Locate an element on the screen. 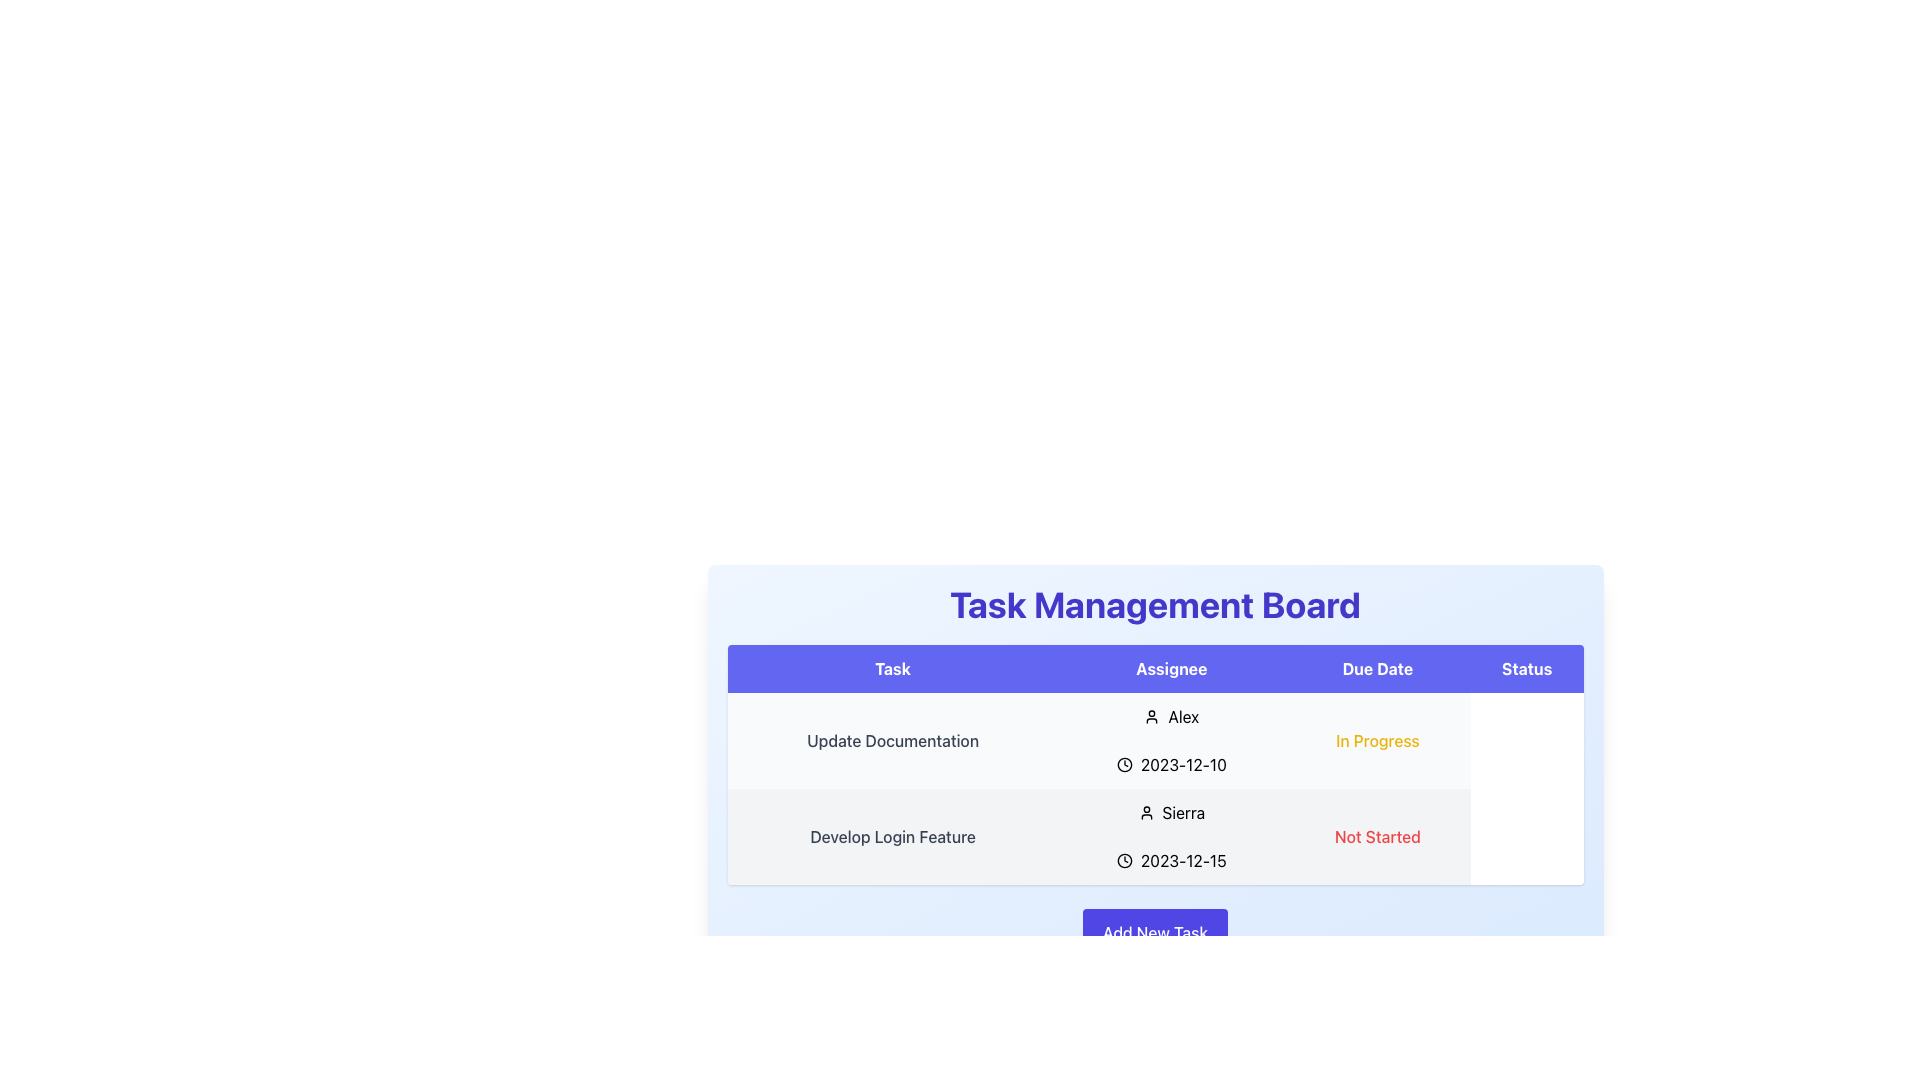 This screenshot has height=1080, width=1920. the second row of the task management data table to view details of the task, which includes task name, assignee, deadline, and completion status is located at coordinates (1155, 788).